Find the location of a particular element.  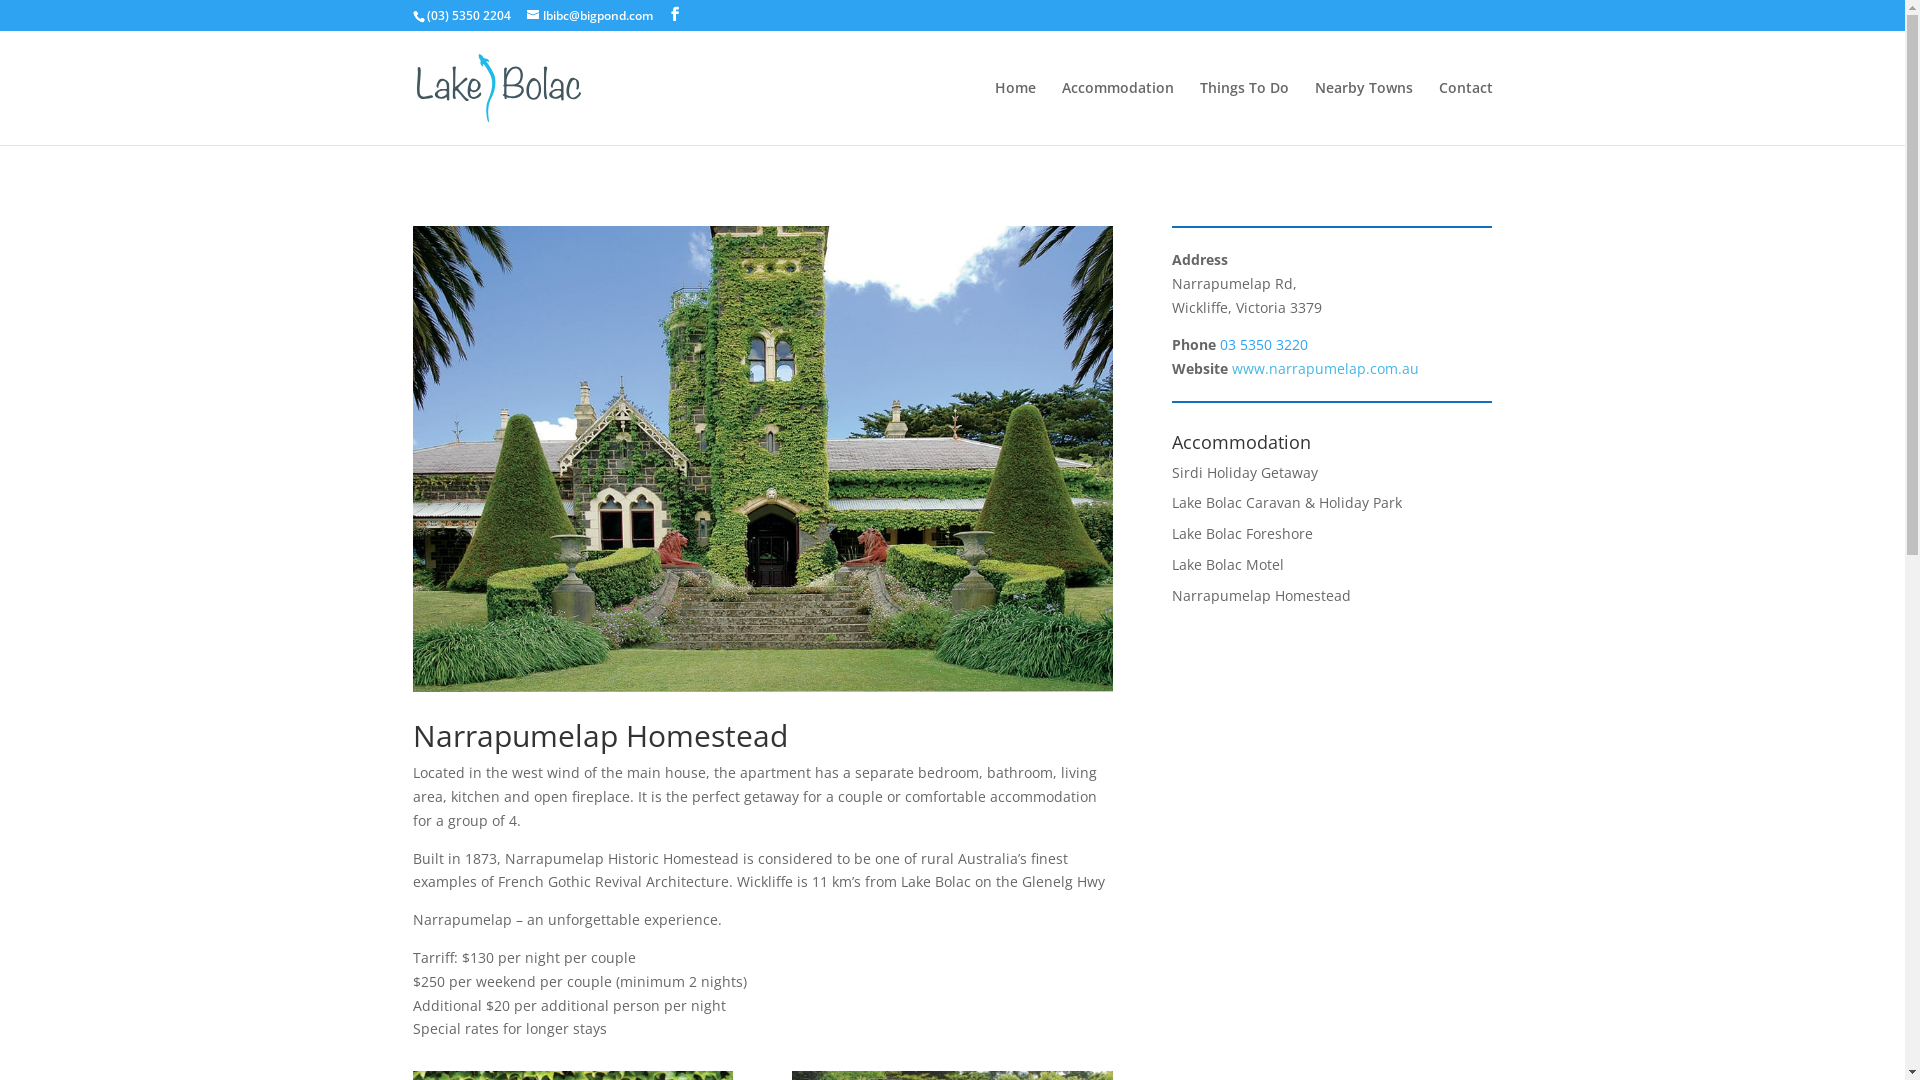

'Contact' is located at coordinates (1464, 112).